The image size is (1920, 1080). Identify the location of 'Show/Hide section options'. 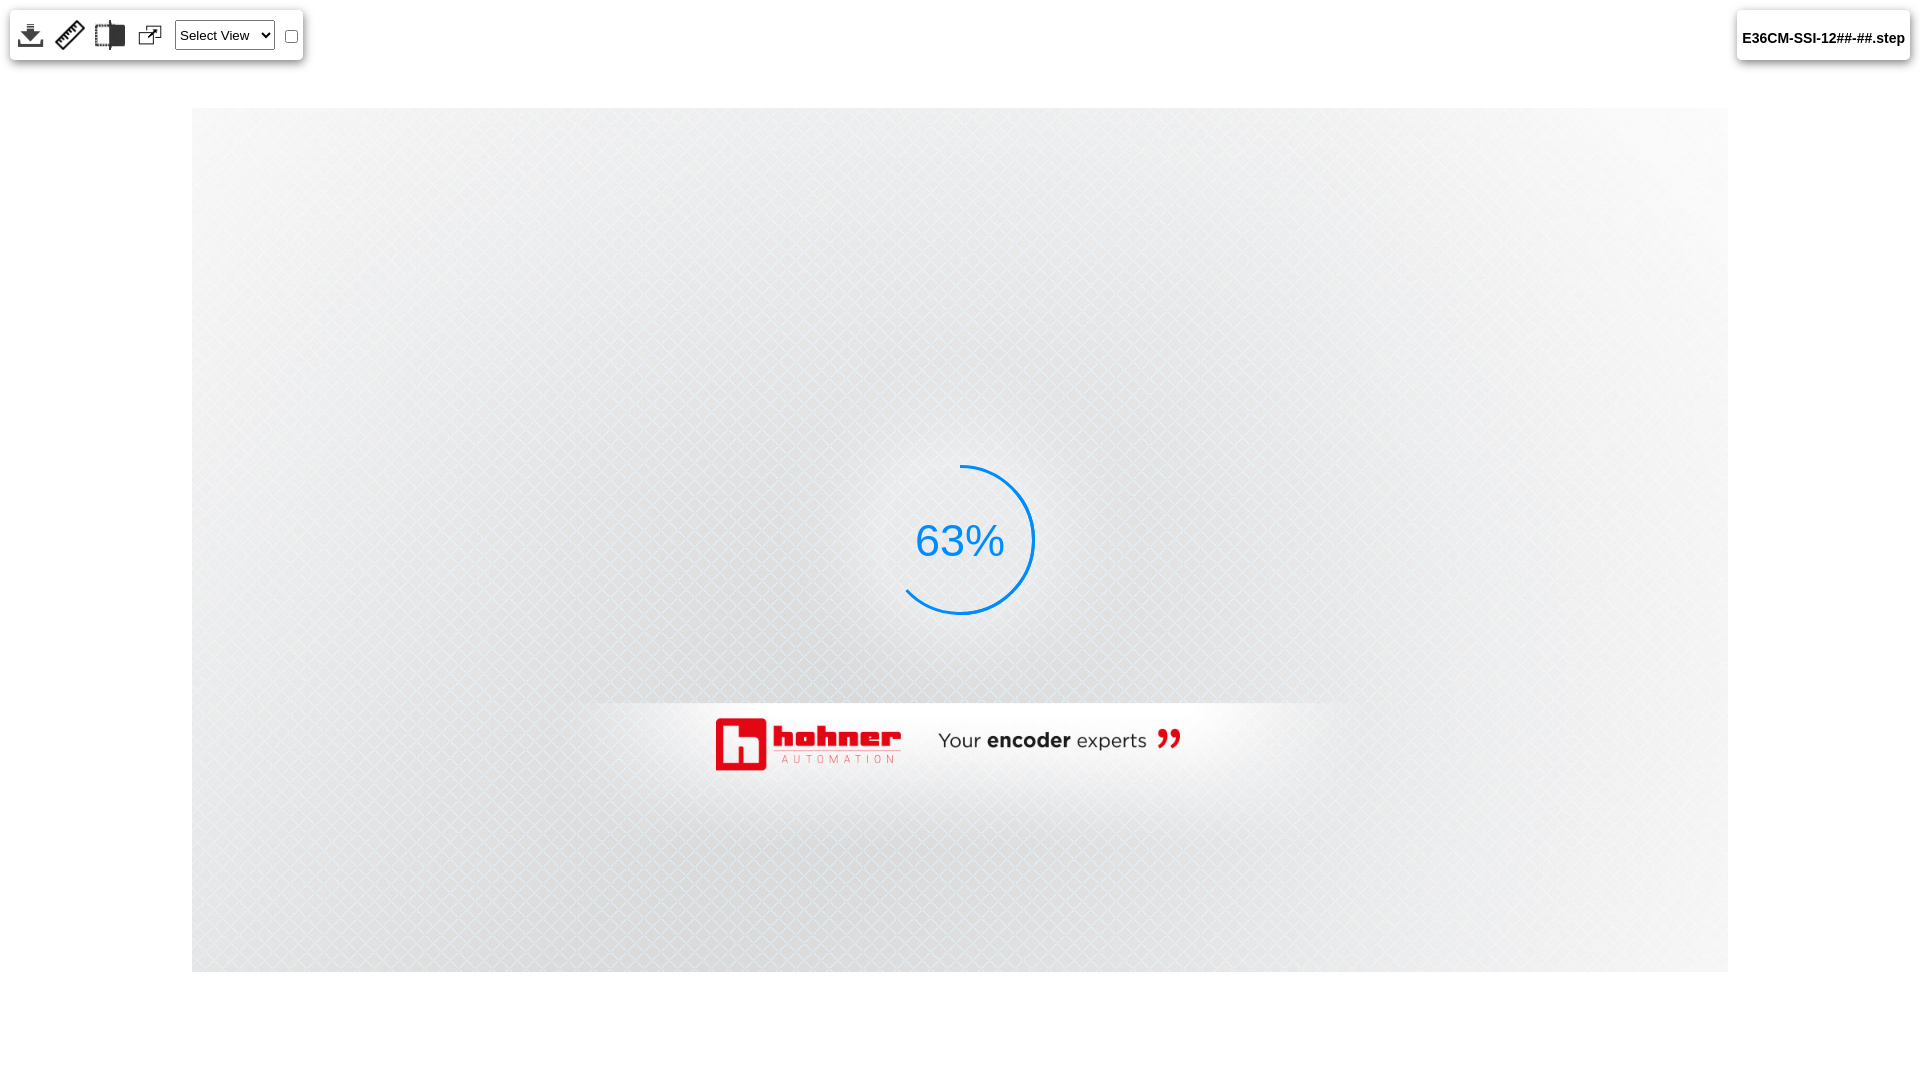
(109, 34).